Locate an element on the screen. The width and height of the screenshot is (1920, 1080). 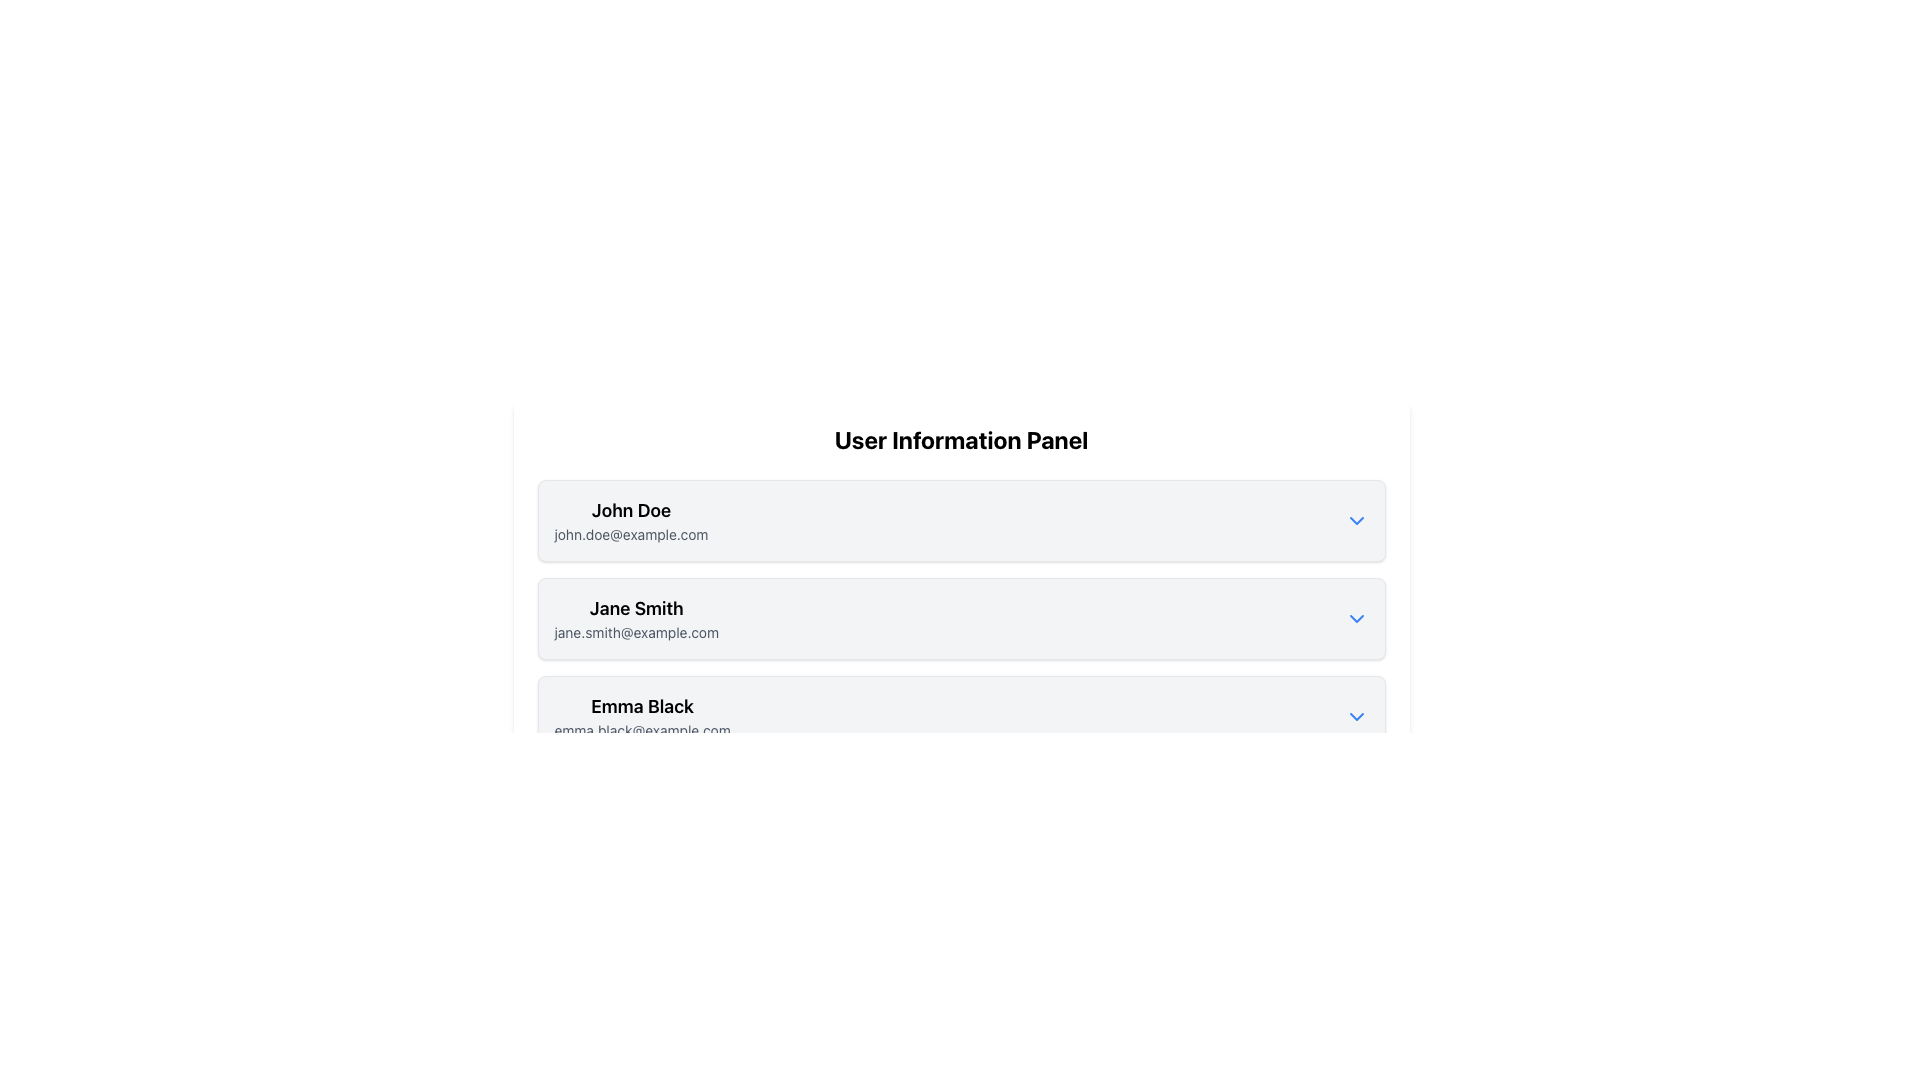
the text label displaying 'Jane Smith' in bold, large-sized font, which is the second entry in the user information panel is located at coordinates (635, 608).